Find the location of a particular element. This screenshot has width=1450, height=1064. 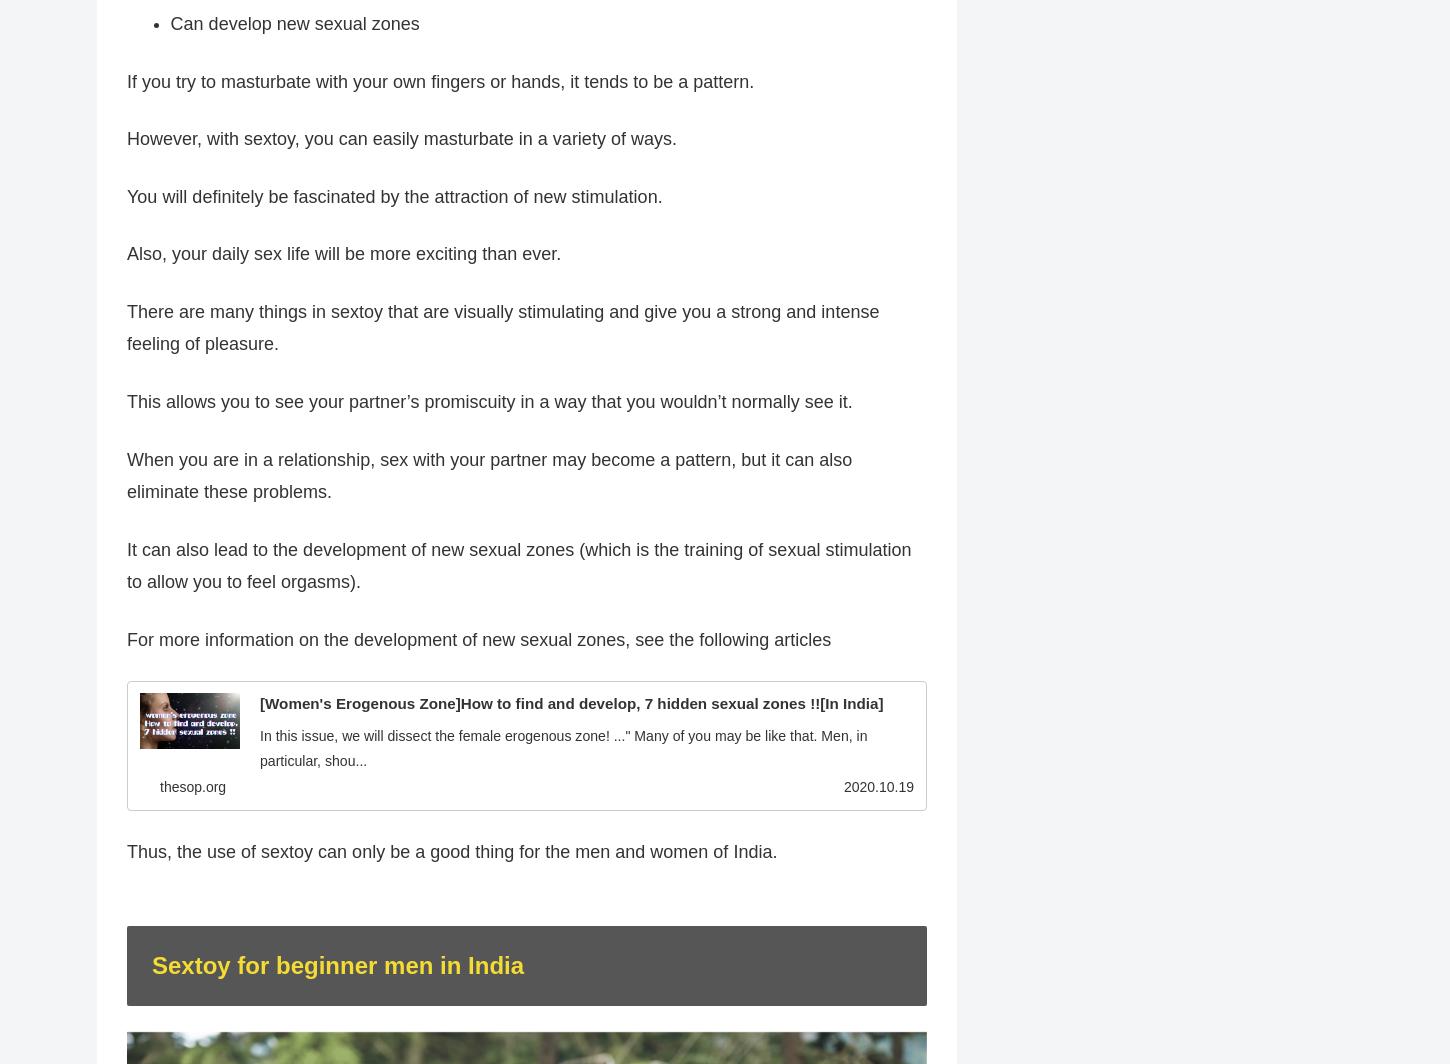

'If you try to masturbate with your own fingers or hands, it tends to be a pattern.' is located at coordinates (439, 80).